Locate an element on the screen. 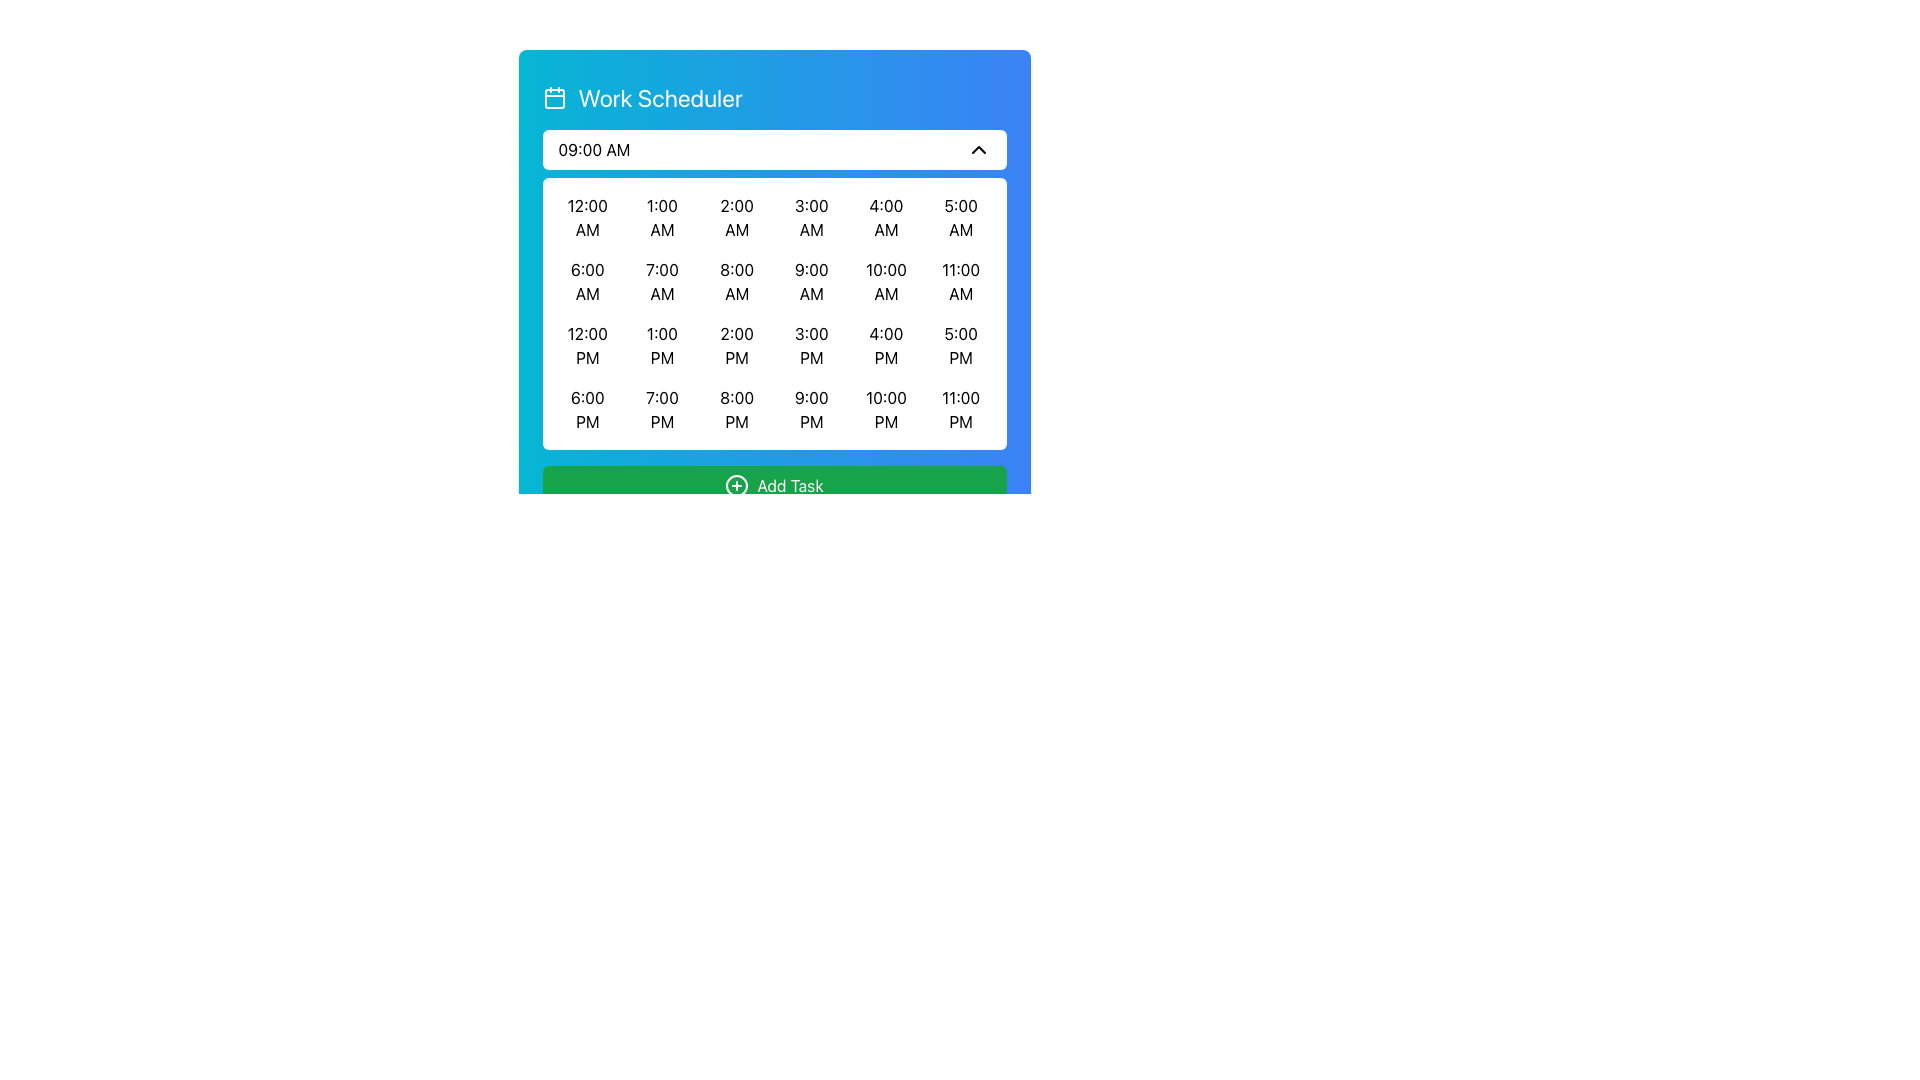  the text label that serves as the title for the 'Work Scheduler' application is located at coordinates (660, 97).